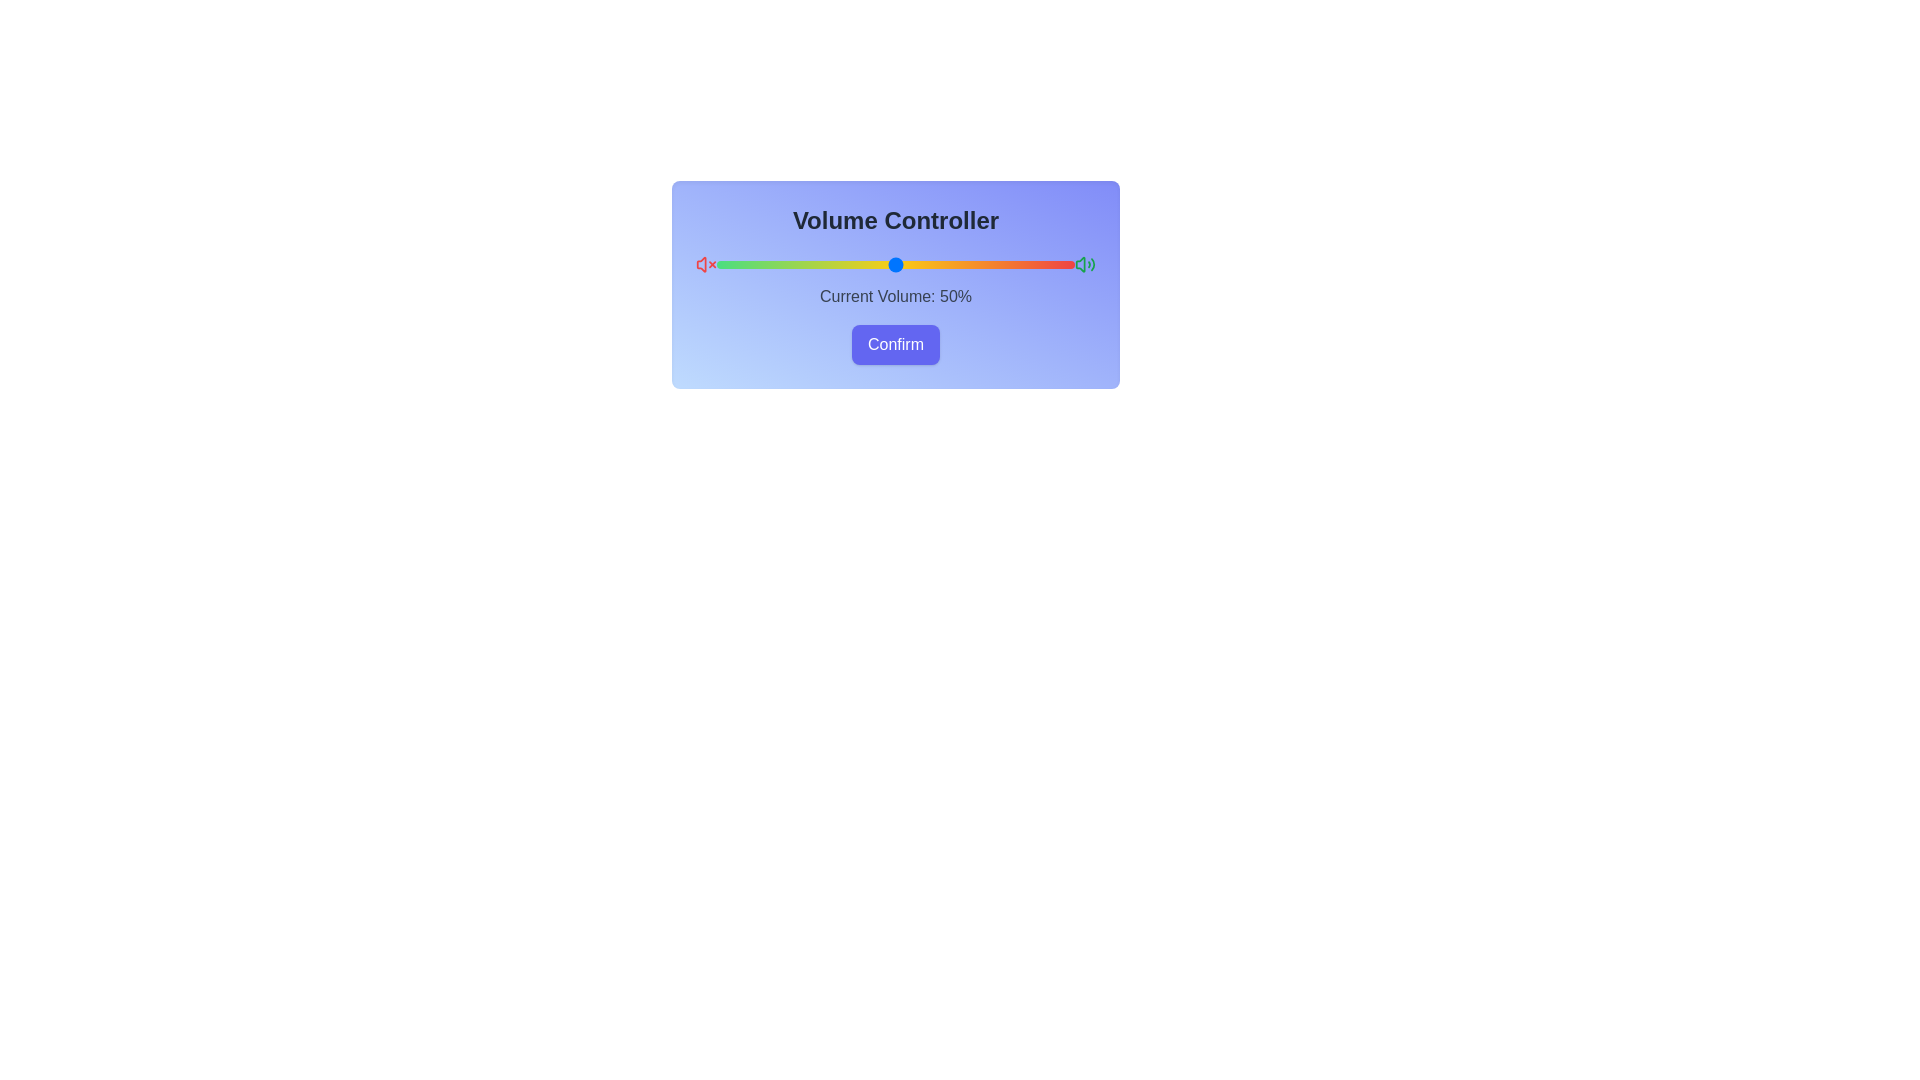 Image resolution: width=1920 pixels, height=1080 pixels. What do you see at coordinates (934, 264) in the screenshot?
I see `the volume slider to set the volume to 61%` at bounding box center [934, 264].